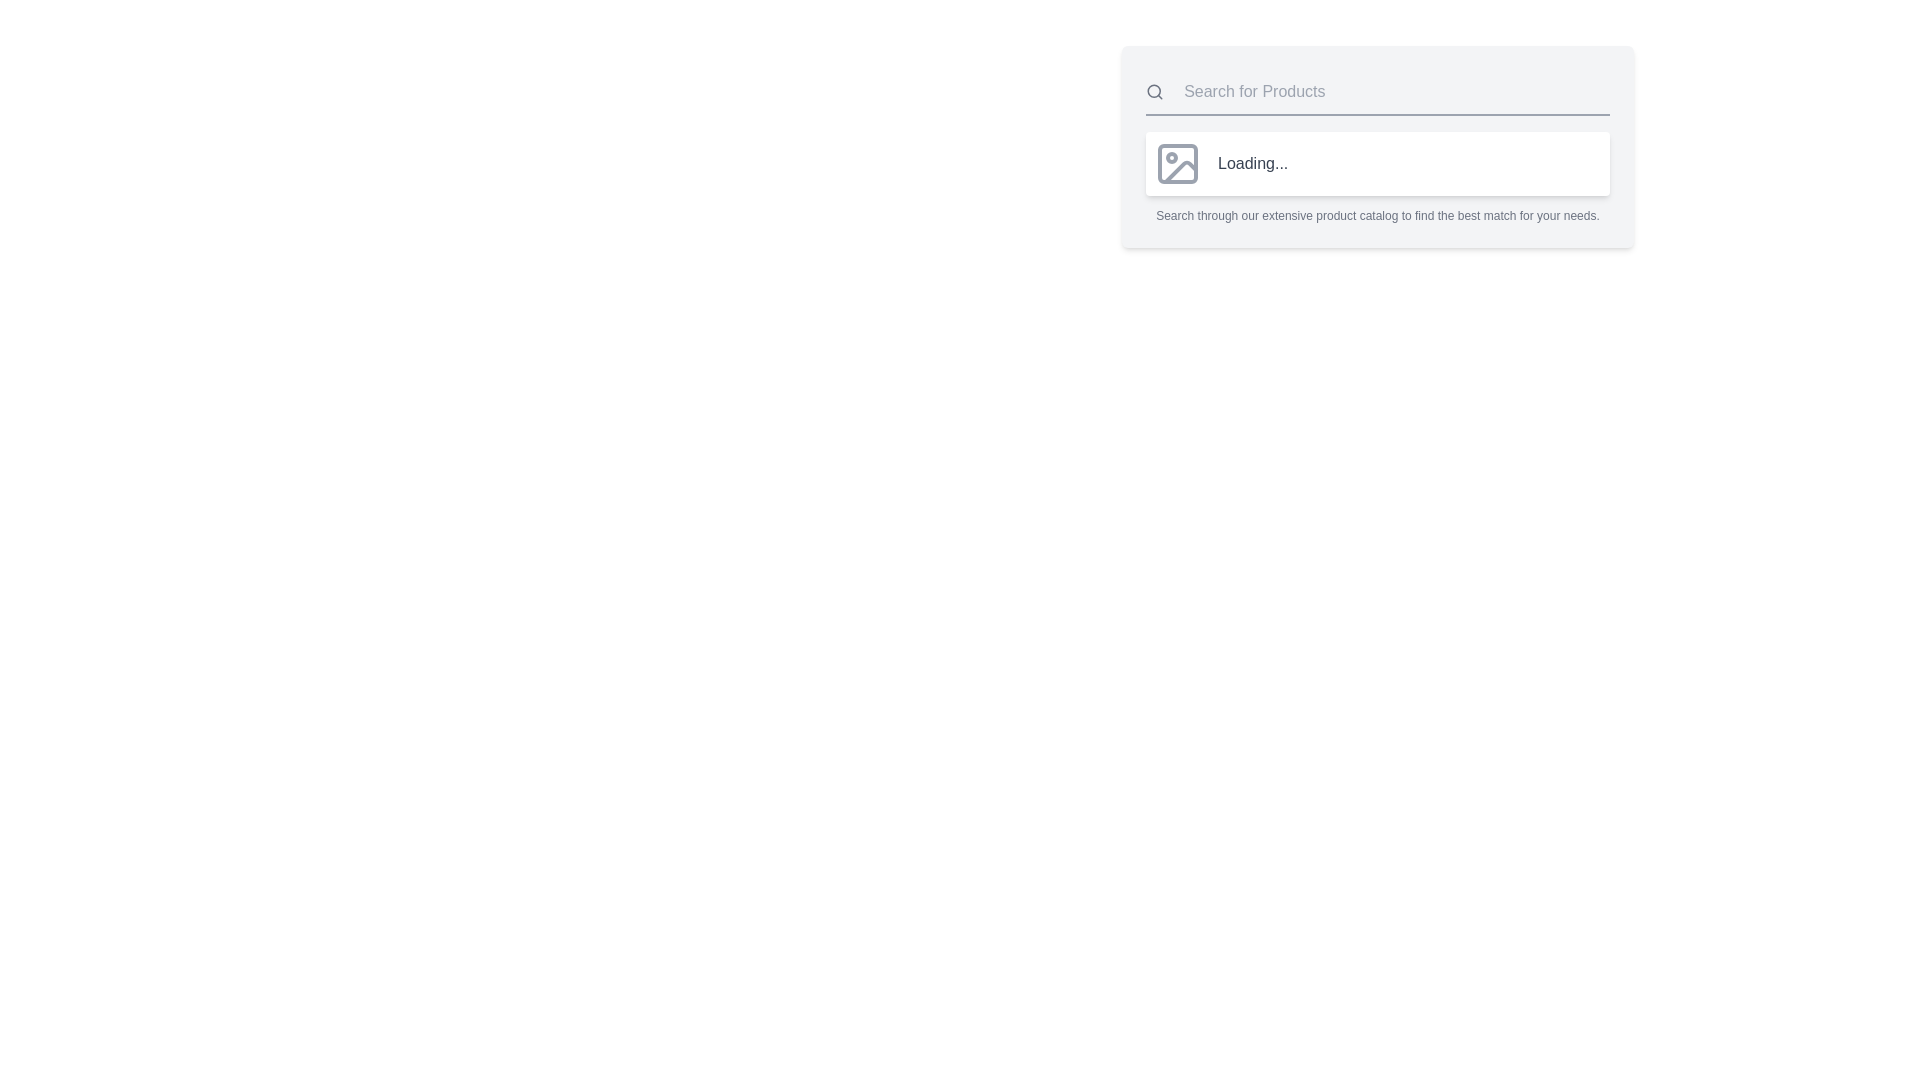  Describe the element at coordinates (1154, 91) in the screenshot. I see `the circular lens of the magnifier icon located in the header section, which indicates the presence of search functionality` at that location.